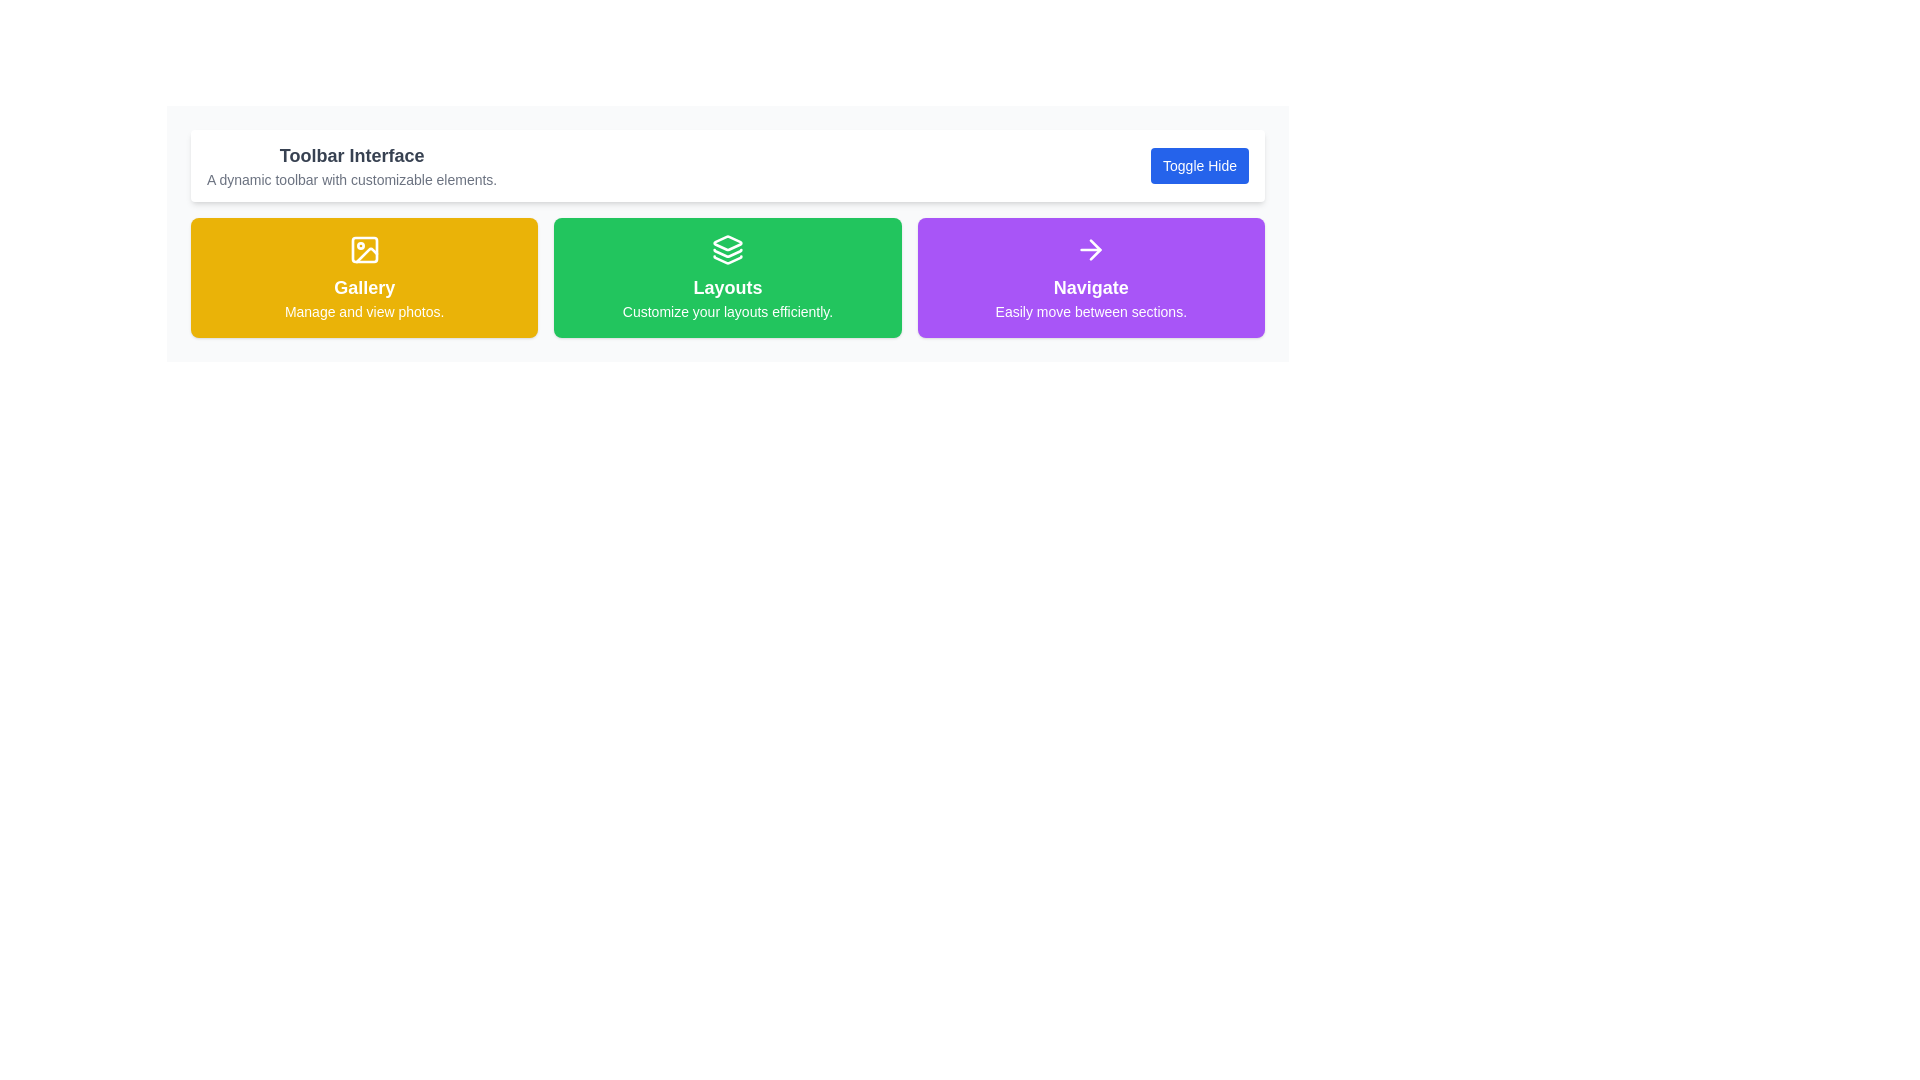 The image size is (1920, 1080). What do you see at coordinates (352, 154) in the screenshot?
I see `the Text label (heading) that serves as a title for the section, providing context to the user regarding the associated functionality` at bounding box center [352, 154].